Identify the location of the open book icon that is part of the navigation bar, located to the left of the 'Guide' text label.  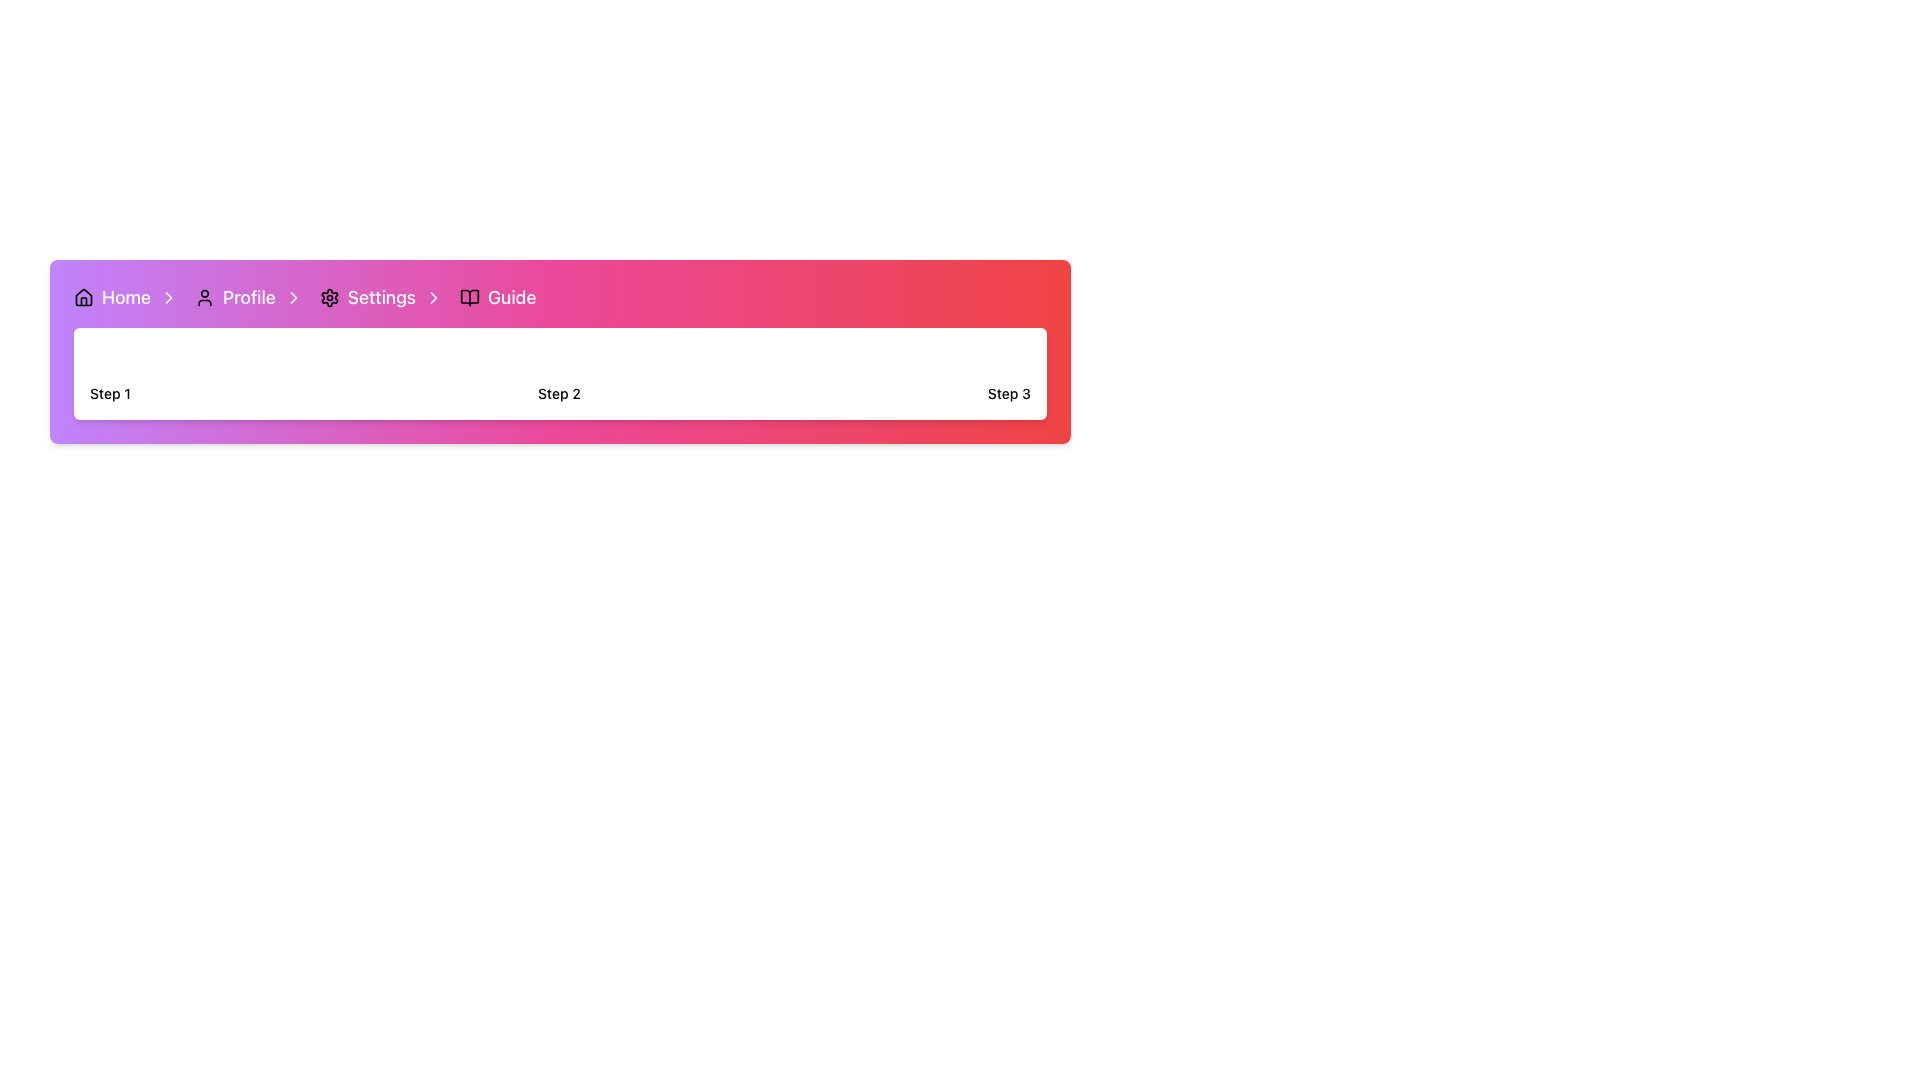
(469, 297).